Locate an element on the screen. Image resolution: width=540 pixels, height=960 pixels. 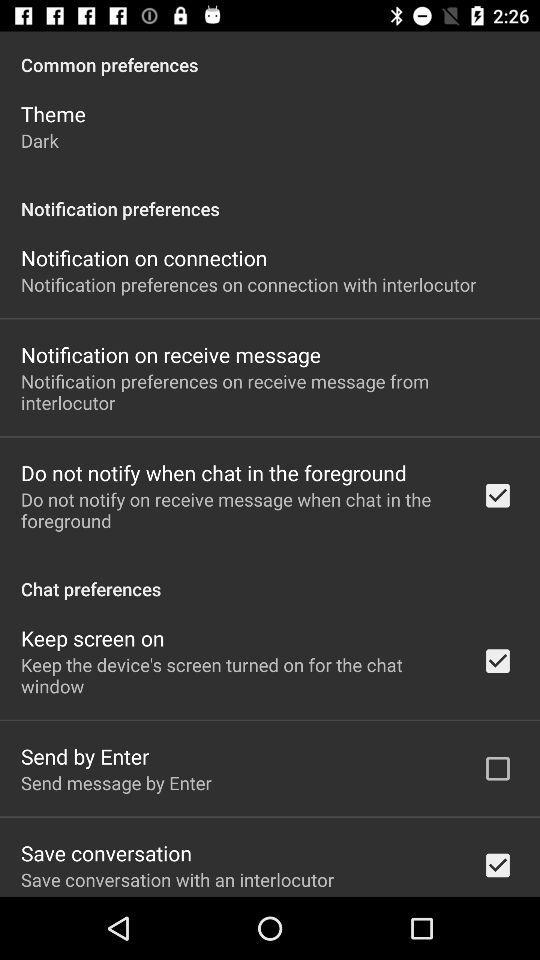
item below keep screen on is located at coordinates (238, 675).